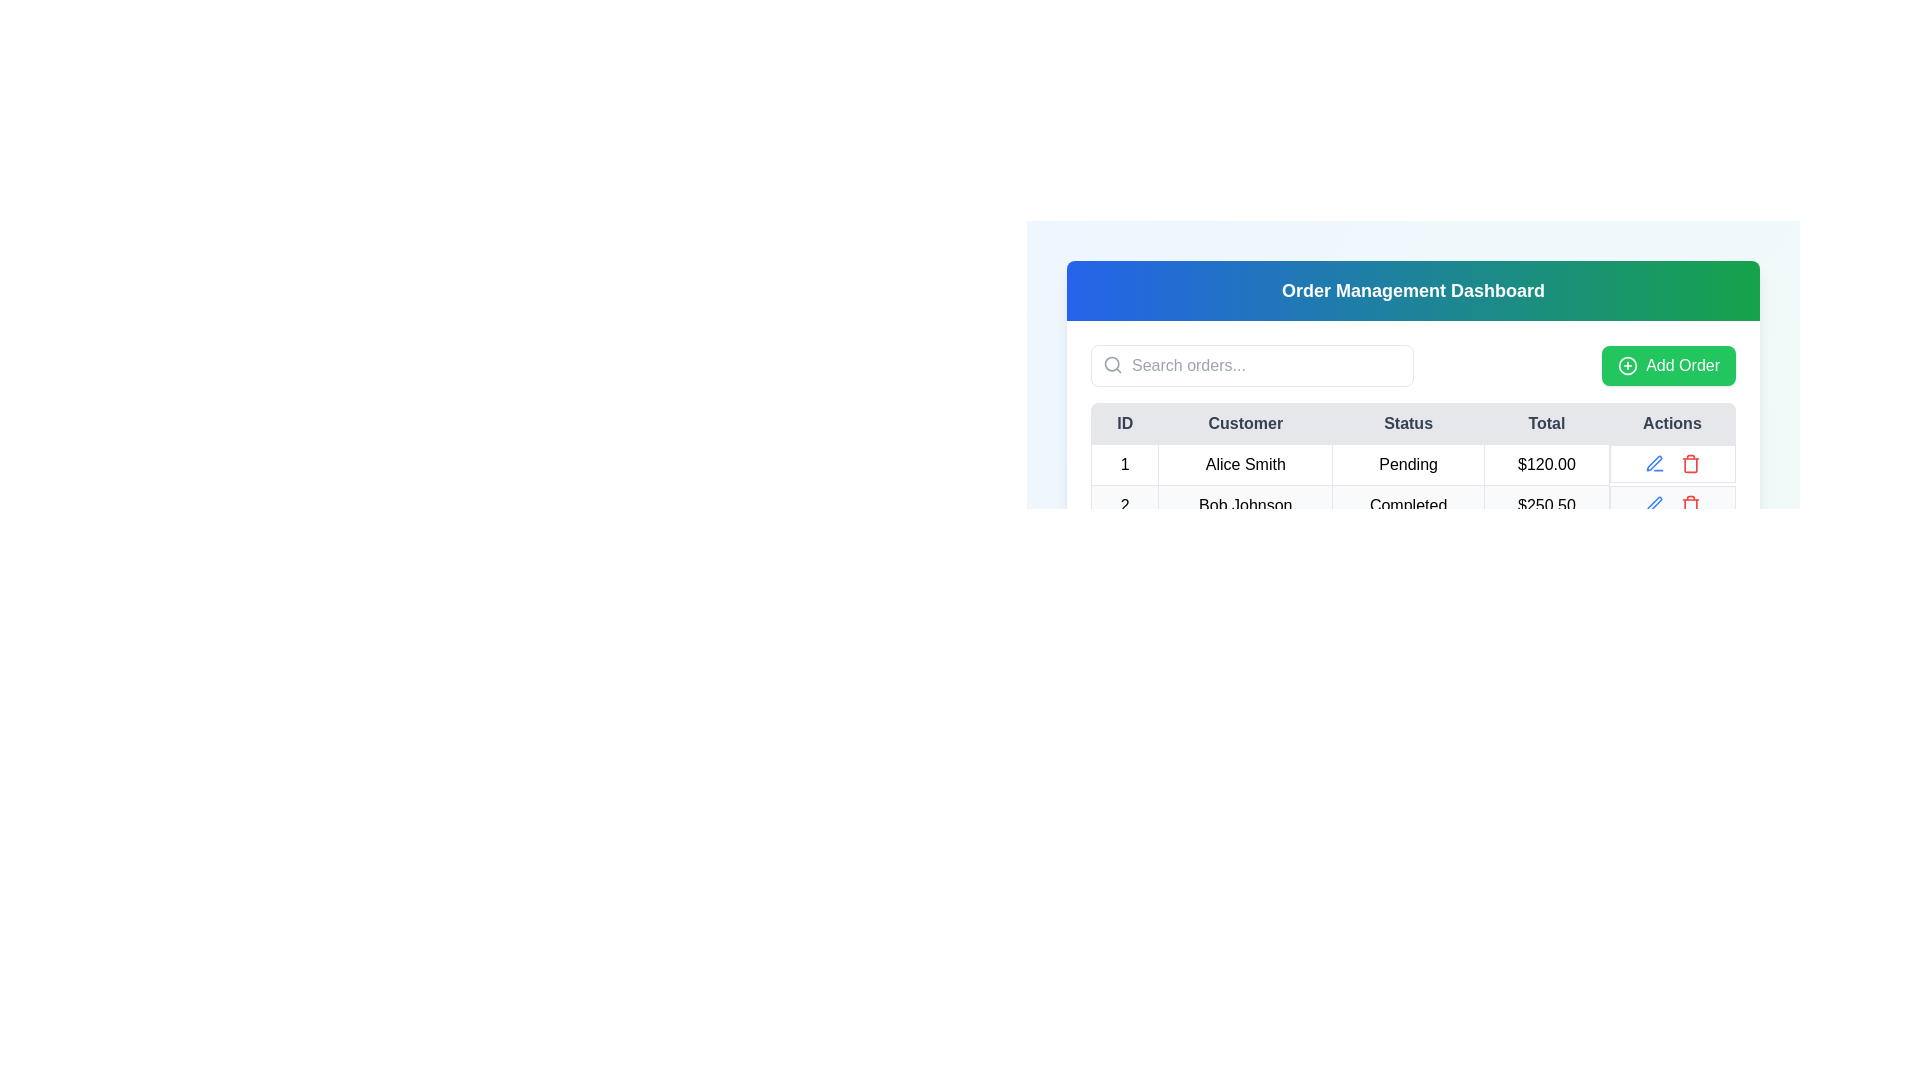  I want to click on the circular search icon located at the top left corner of the search bar, which is styled with a light gray stroke and represents a search action, so click(1111, 364).